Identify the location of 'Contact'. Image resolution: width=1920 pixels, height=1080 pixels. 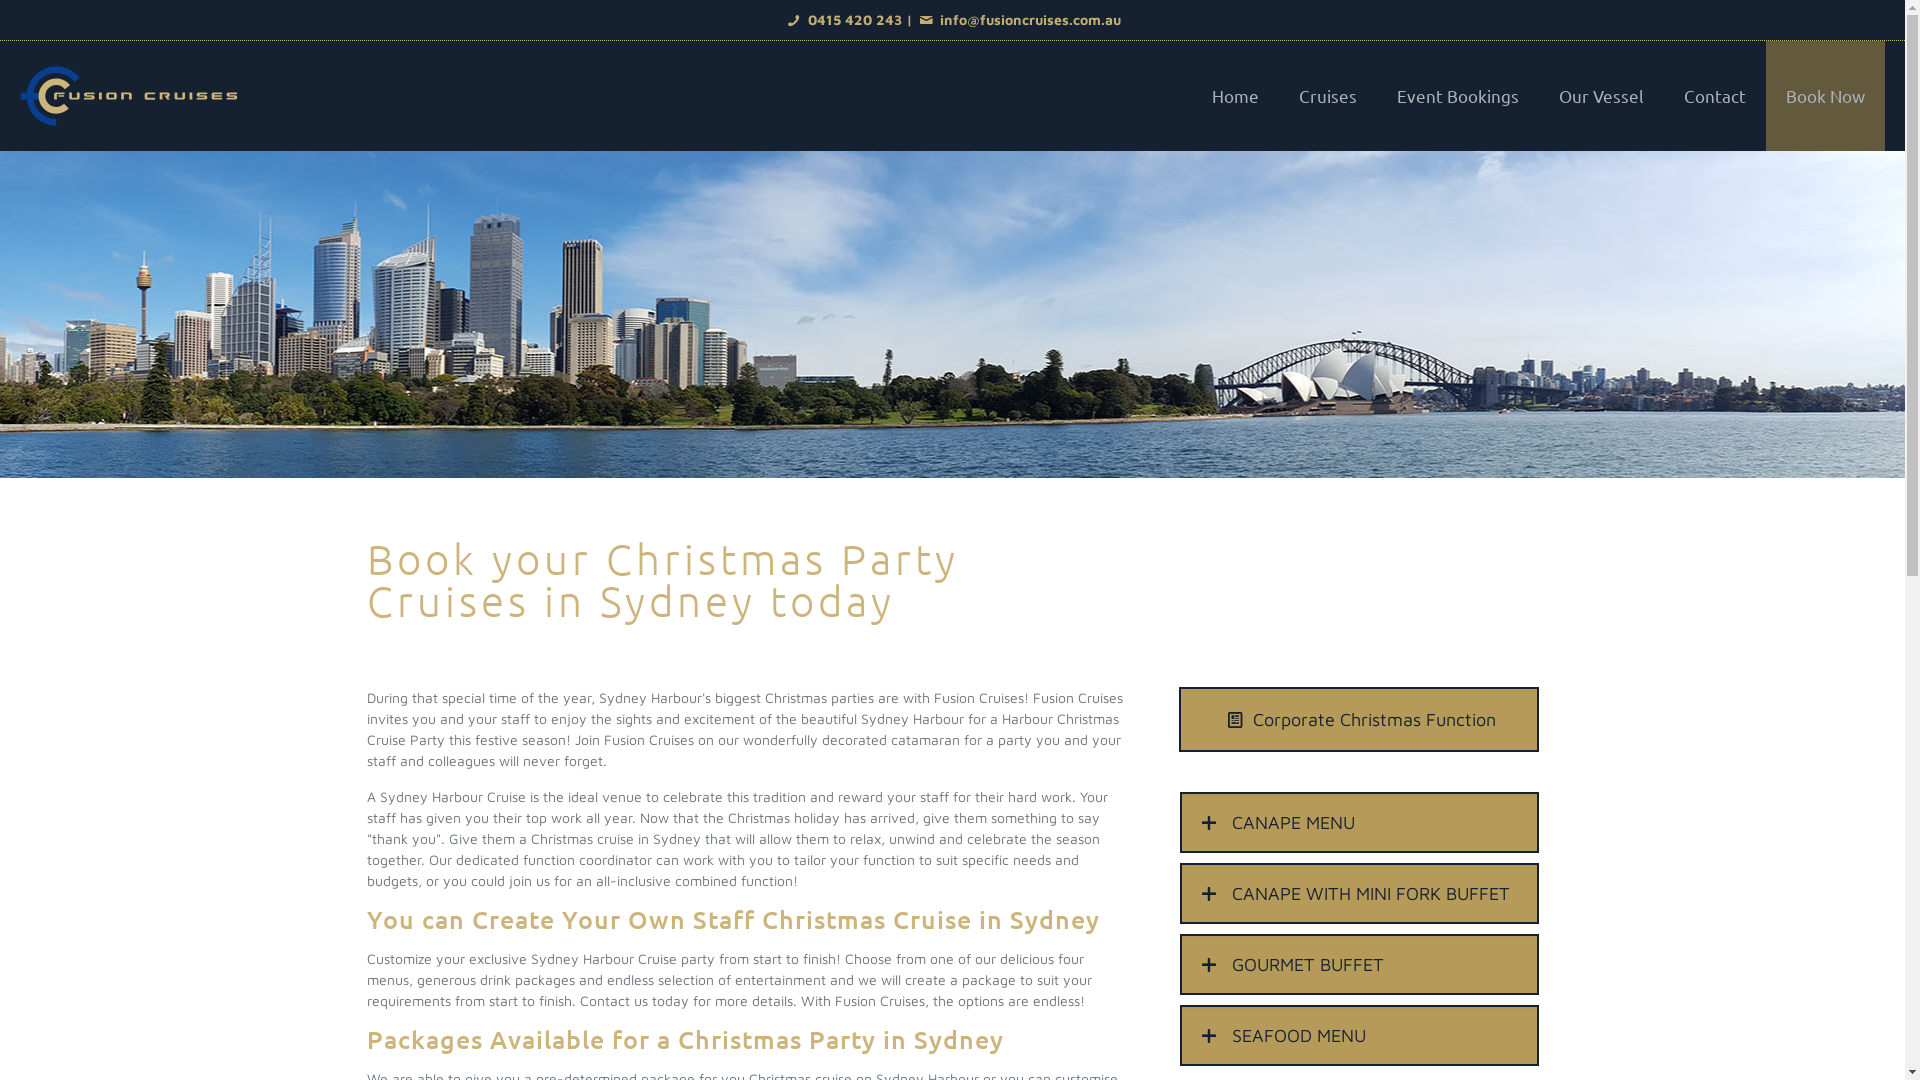
(1713, 96).